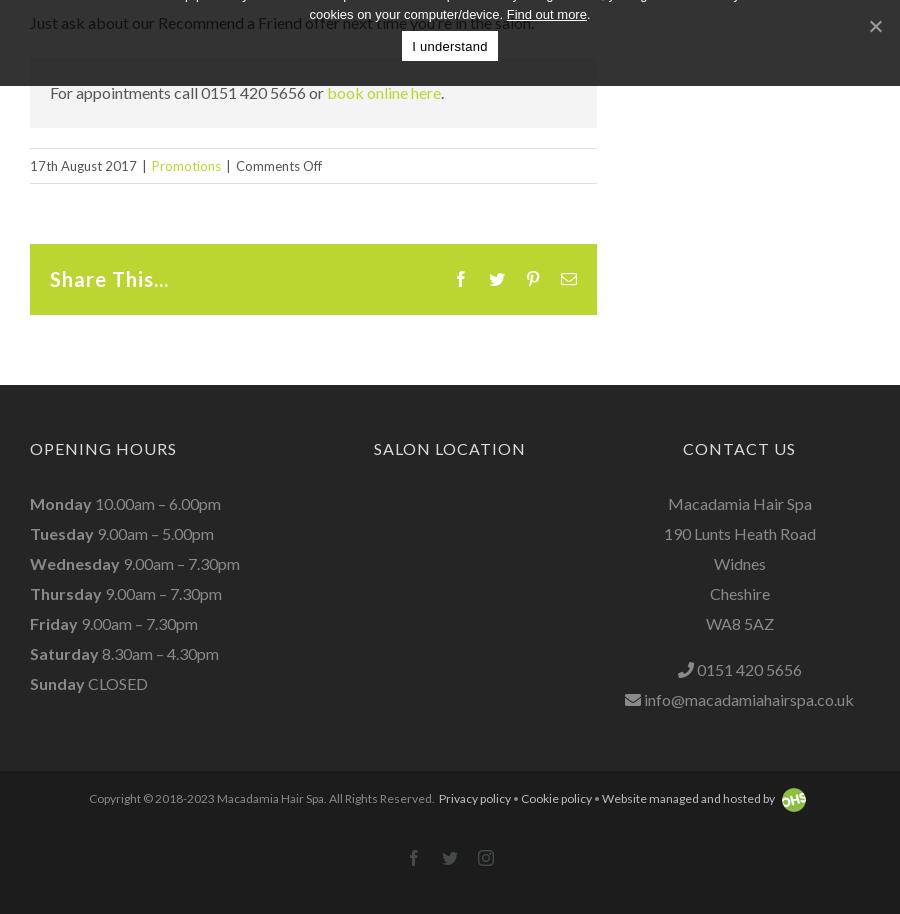 The height and width of the screenshot is (914, 900). What do you see at coordinates (28, 562) in the screenshot?
I see `'Wednesday'` at bounding box center [28, 562].